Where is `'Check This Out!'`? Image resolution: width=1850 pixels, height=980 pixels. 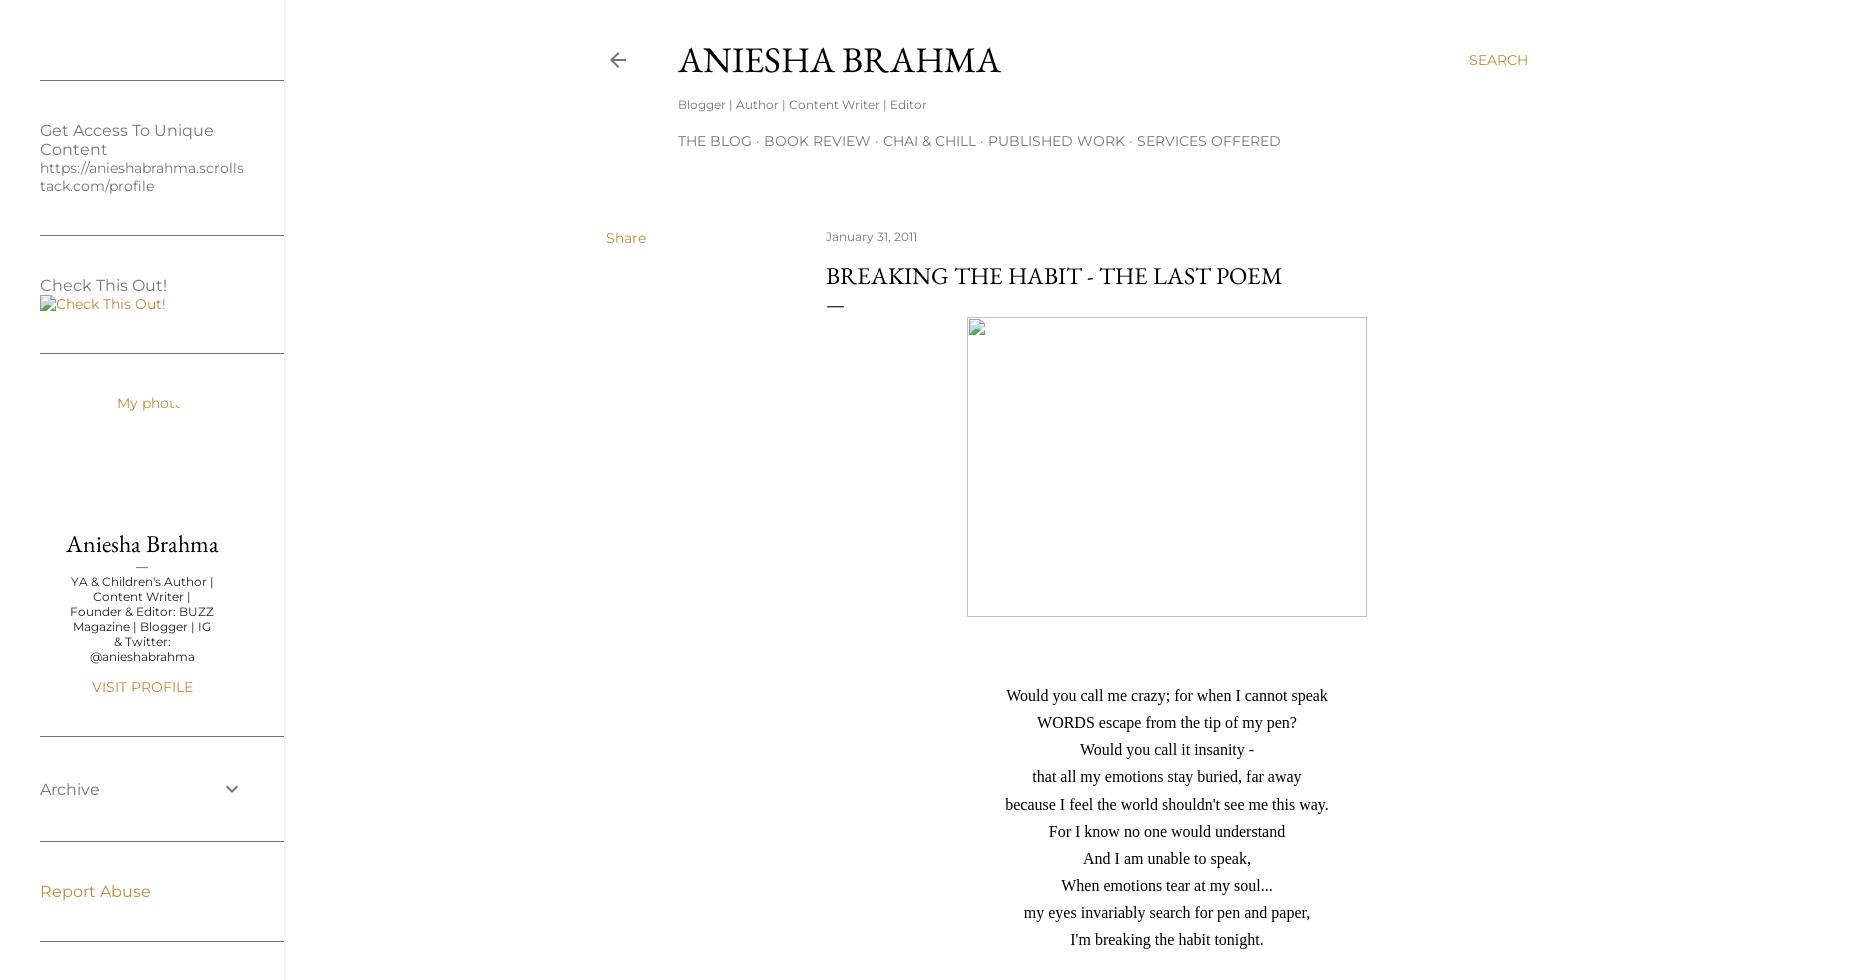 'Check This Out!' is located at coordinates (102, 285).